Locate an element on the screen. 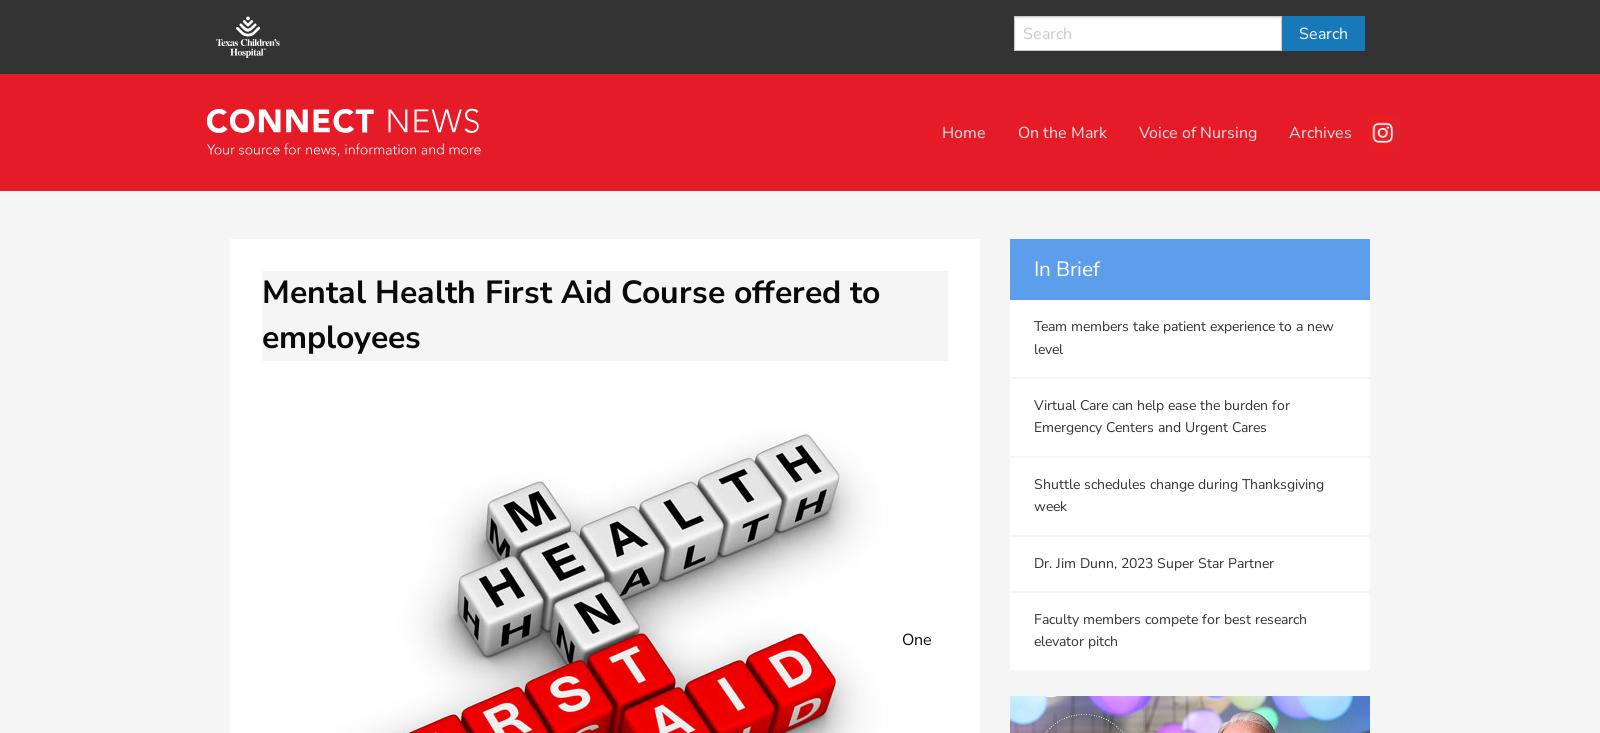  'Virtual Care can help ease the burden for Emergency Centers and Urgent Cares' is located at coordinates (1162, 416).